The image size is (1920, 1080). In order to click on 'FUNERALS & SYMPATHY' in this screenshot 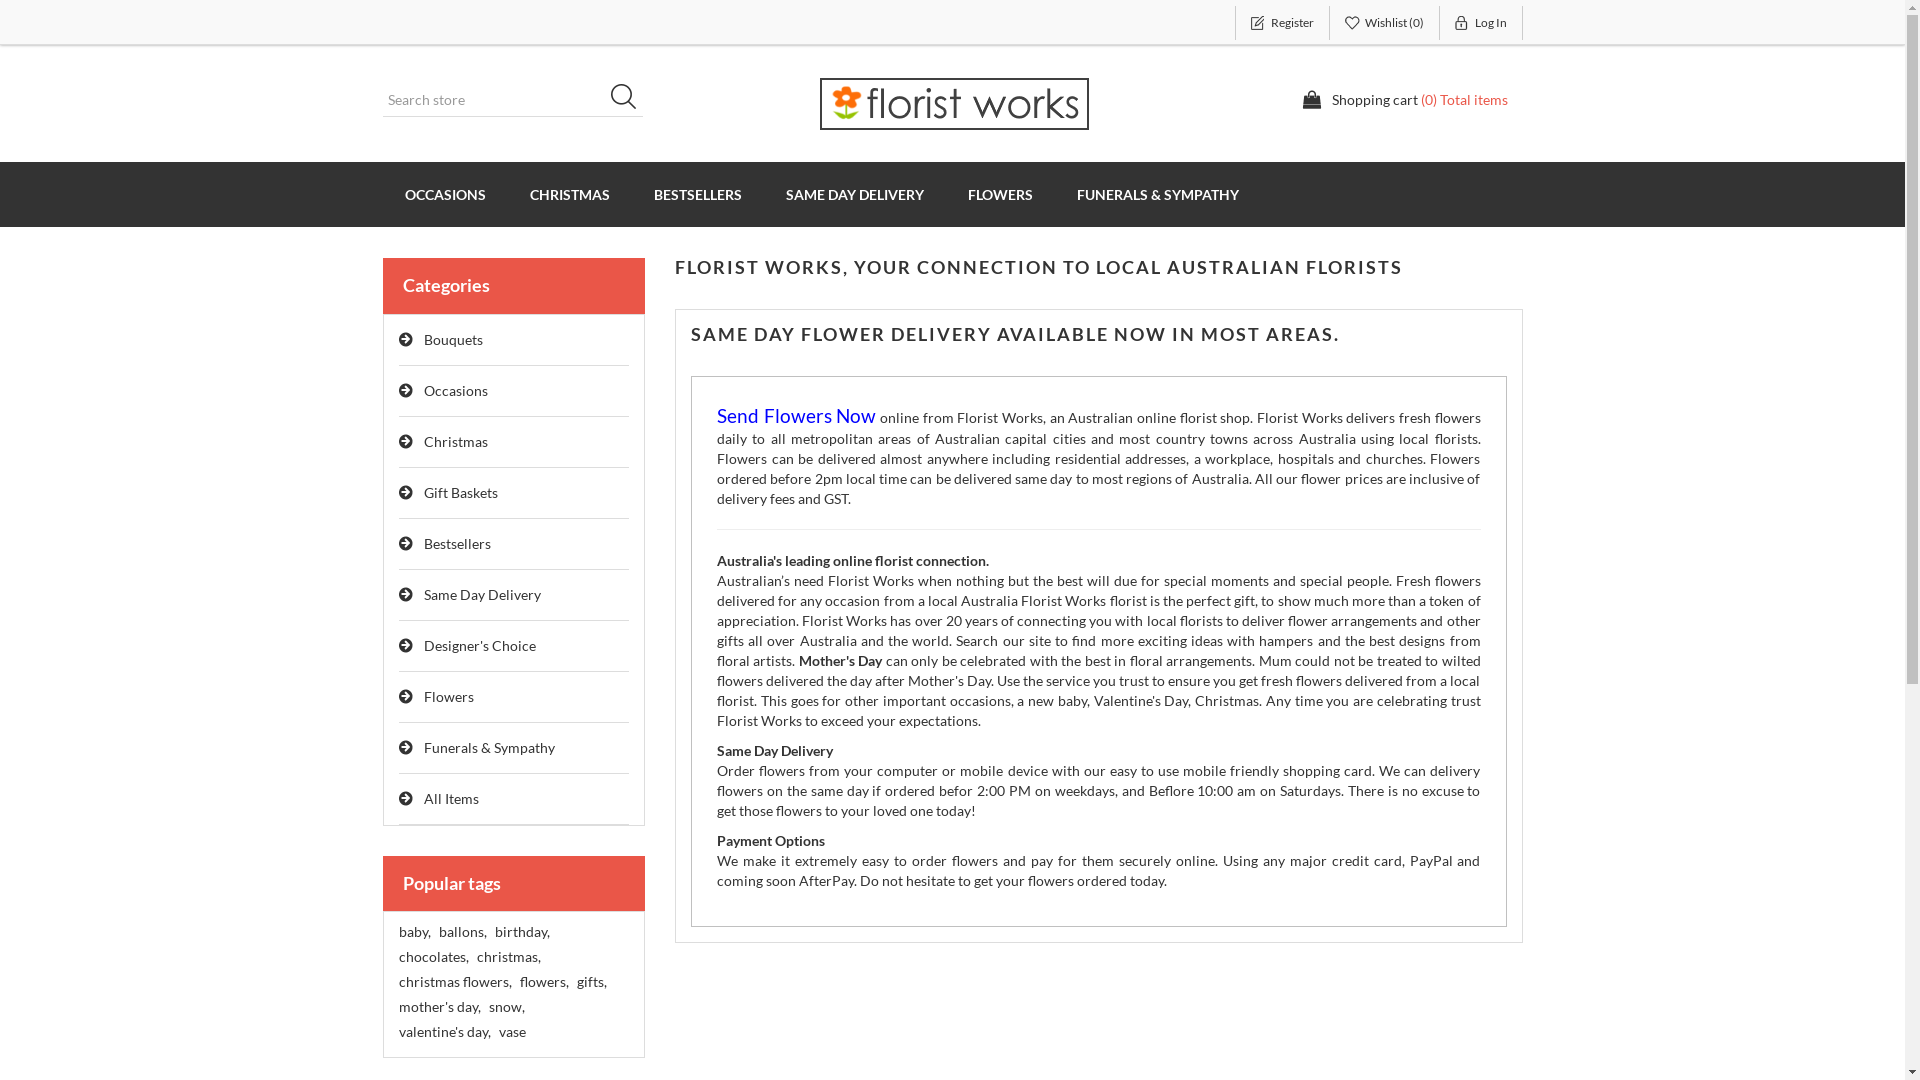, I will do `click(1156, 194)`.